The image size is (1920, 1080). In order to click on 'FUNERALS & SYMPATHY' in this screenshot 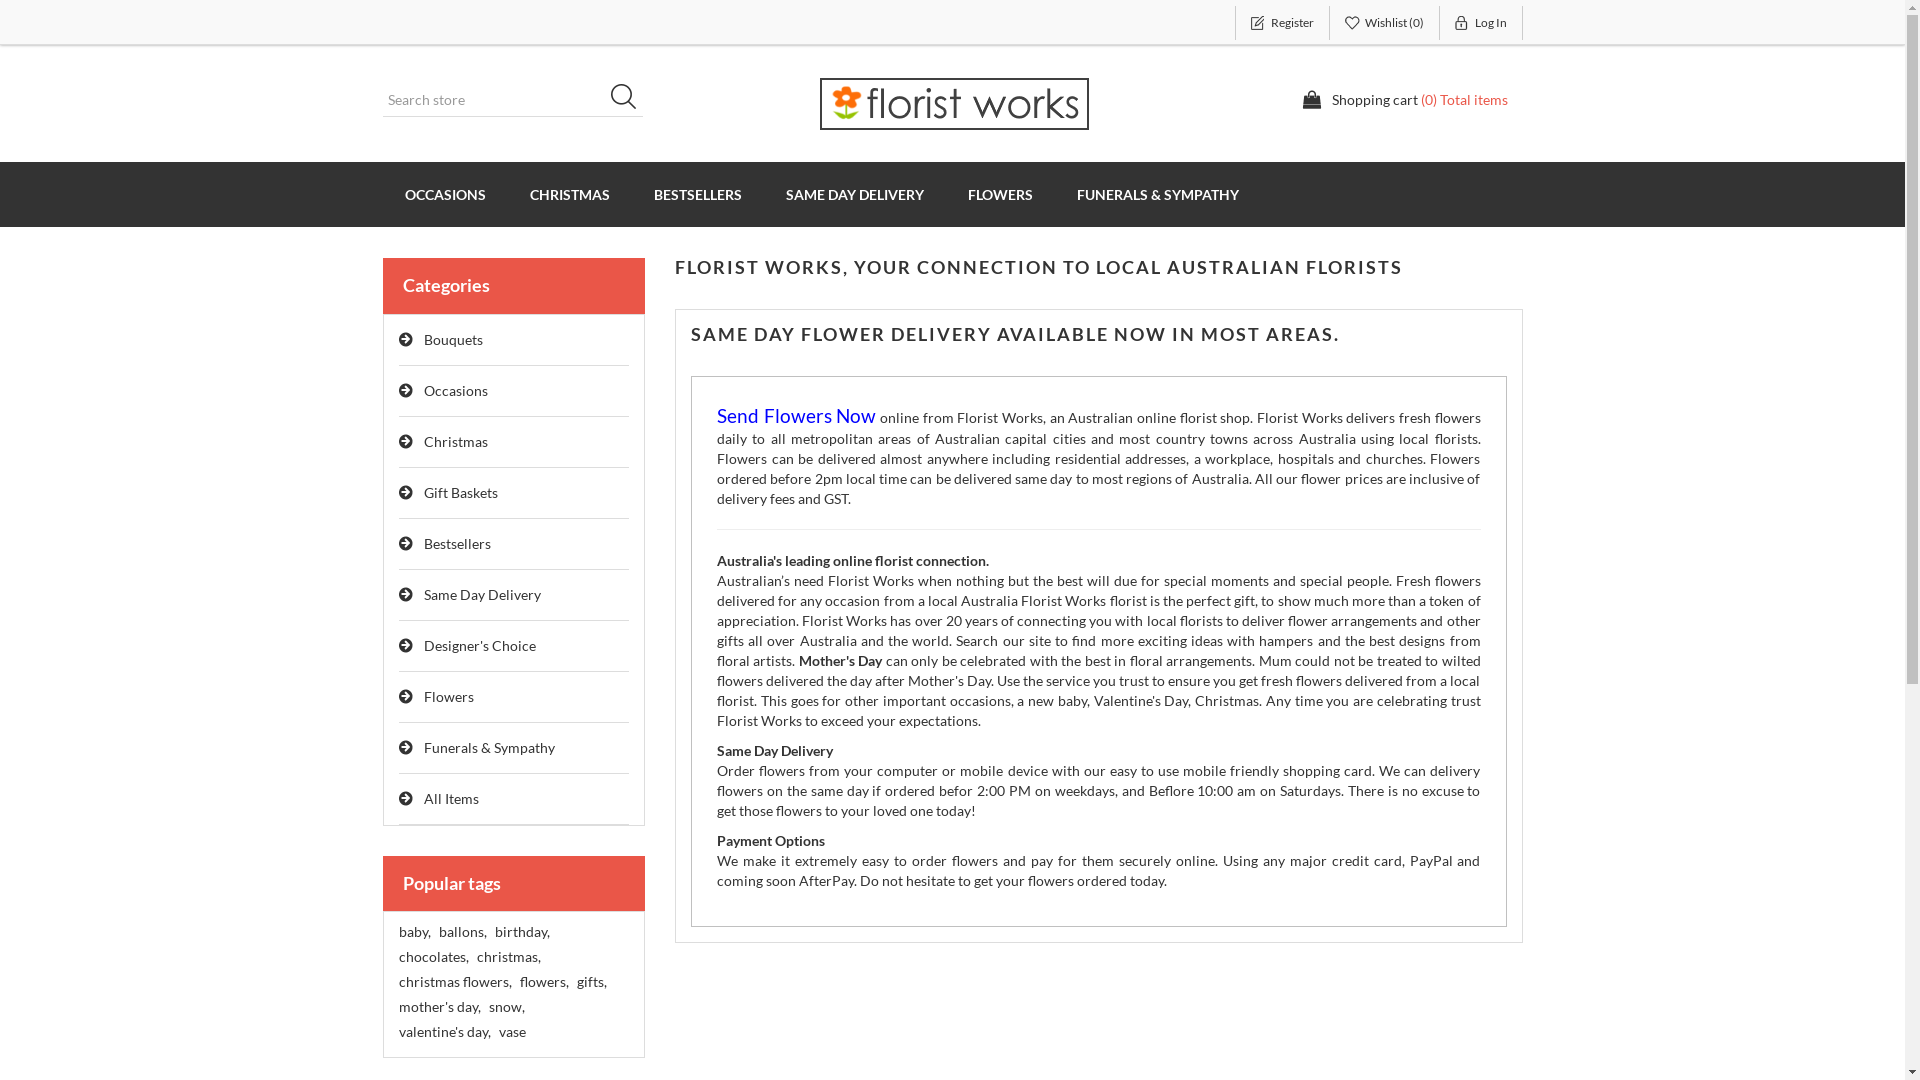, I will do `click(1156, 194)`.